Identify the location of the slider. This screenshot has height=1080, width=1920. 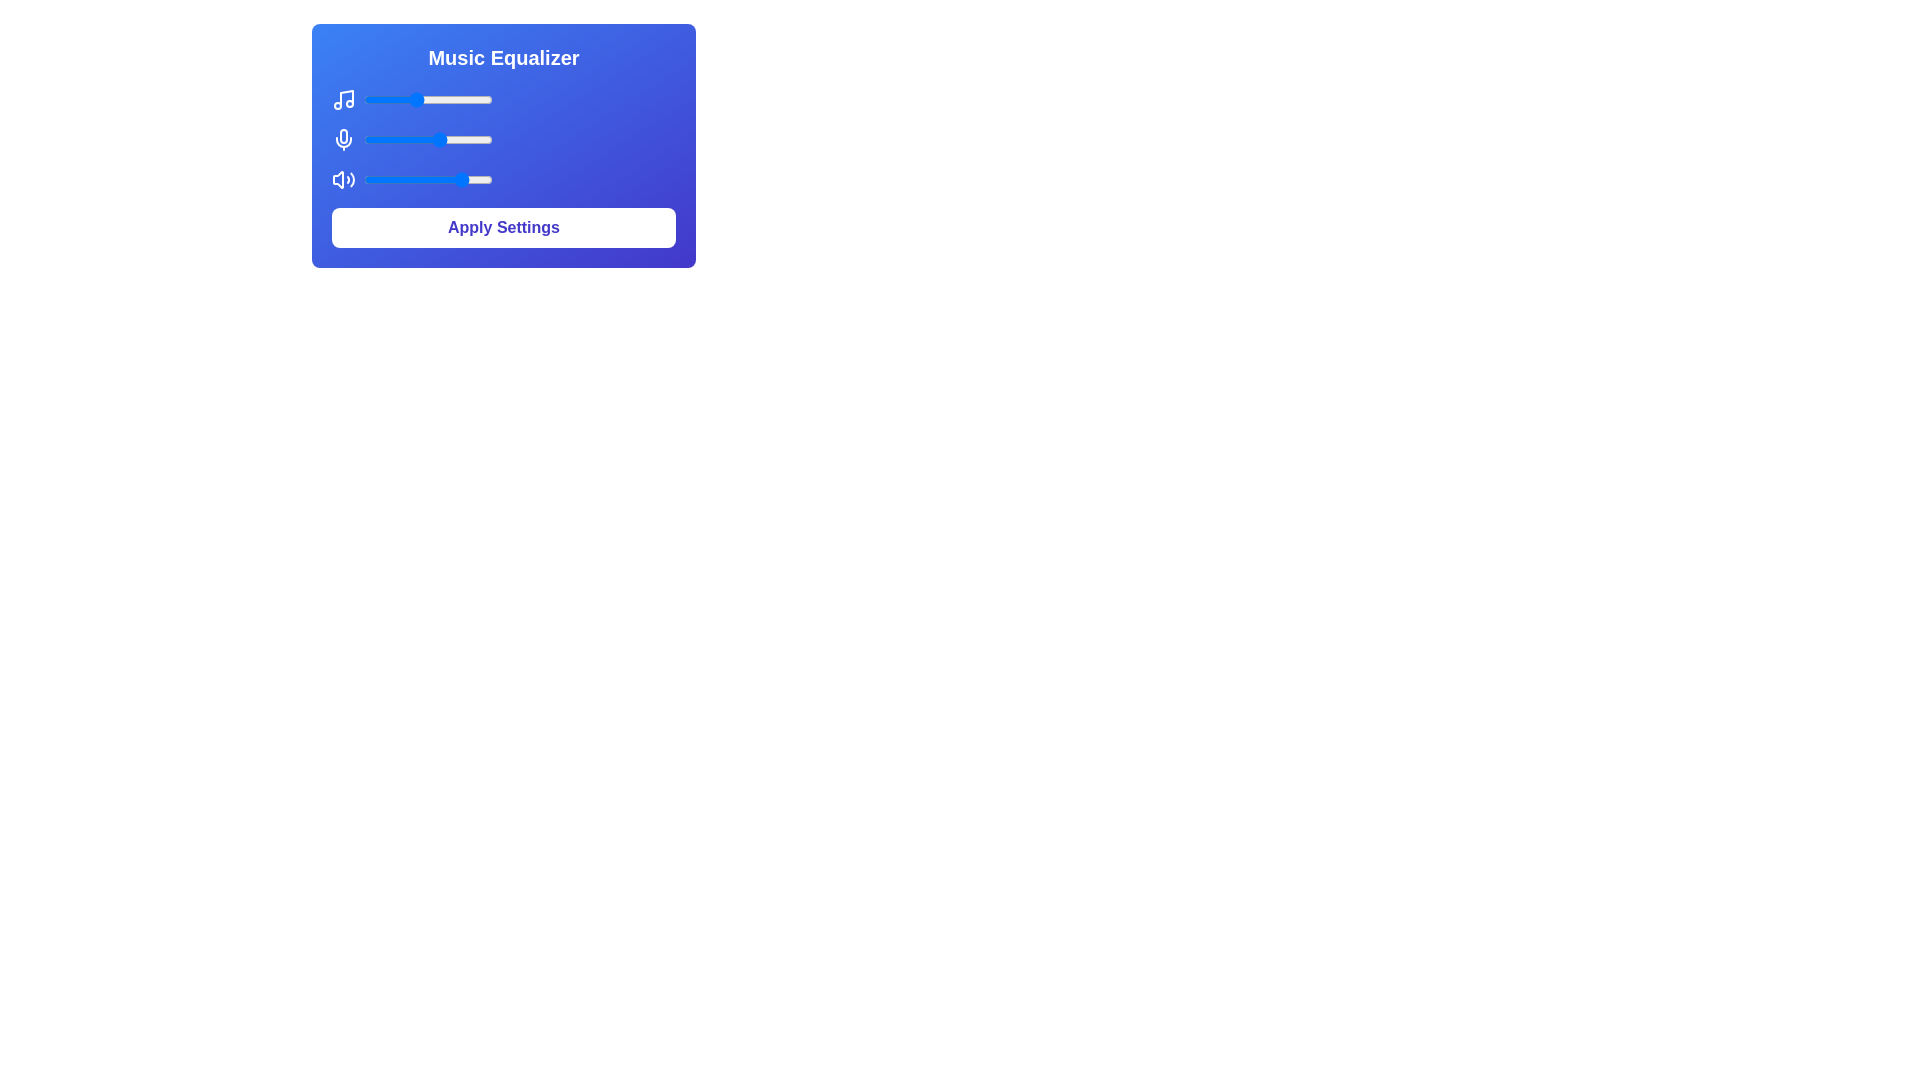
(437, 138).